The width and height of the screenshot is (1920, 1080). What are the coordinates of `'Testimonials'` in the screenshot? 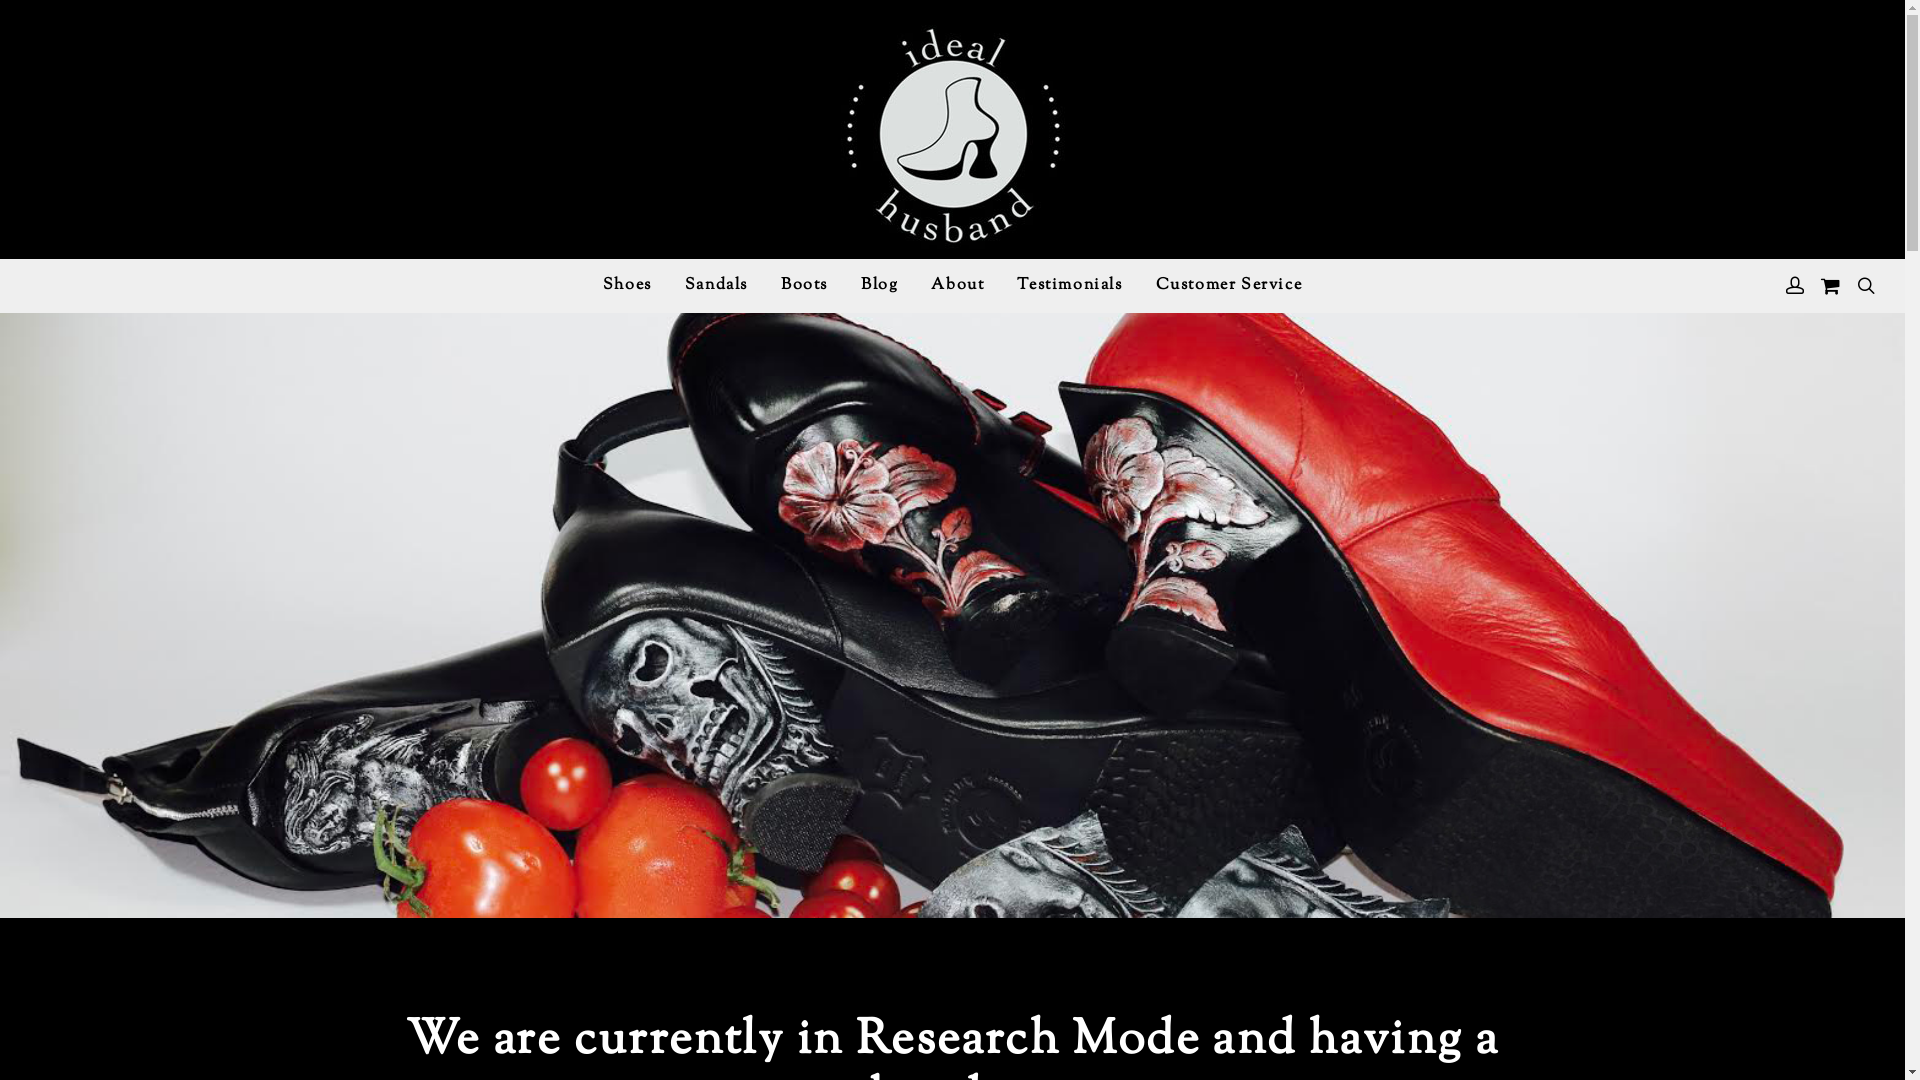 It's located at (1068, 285).